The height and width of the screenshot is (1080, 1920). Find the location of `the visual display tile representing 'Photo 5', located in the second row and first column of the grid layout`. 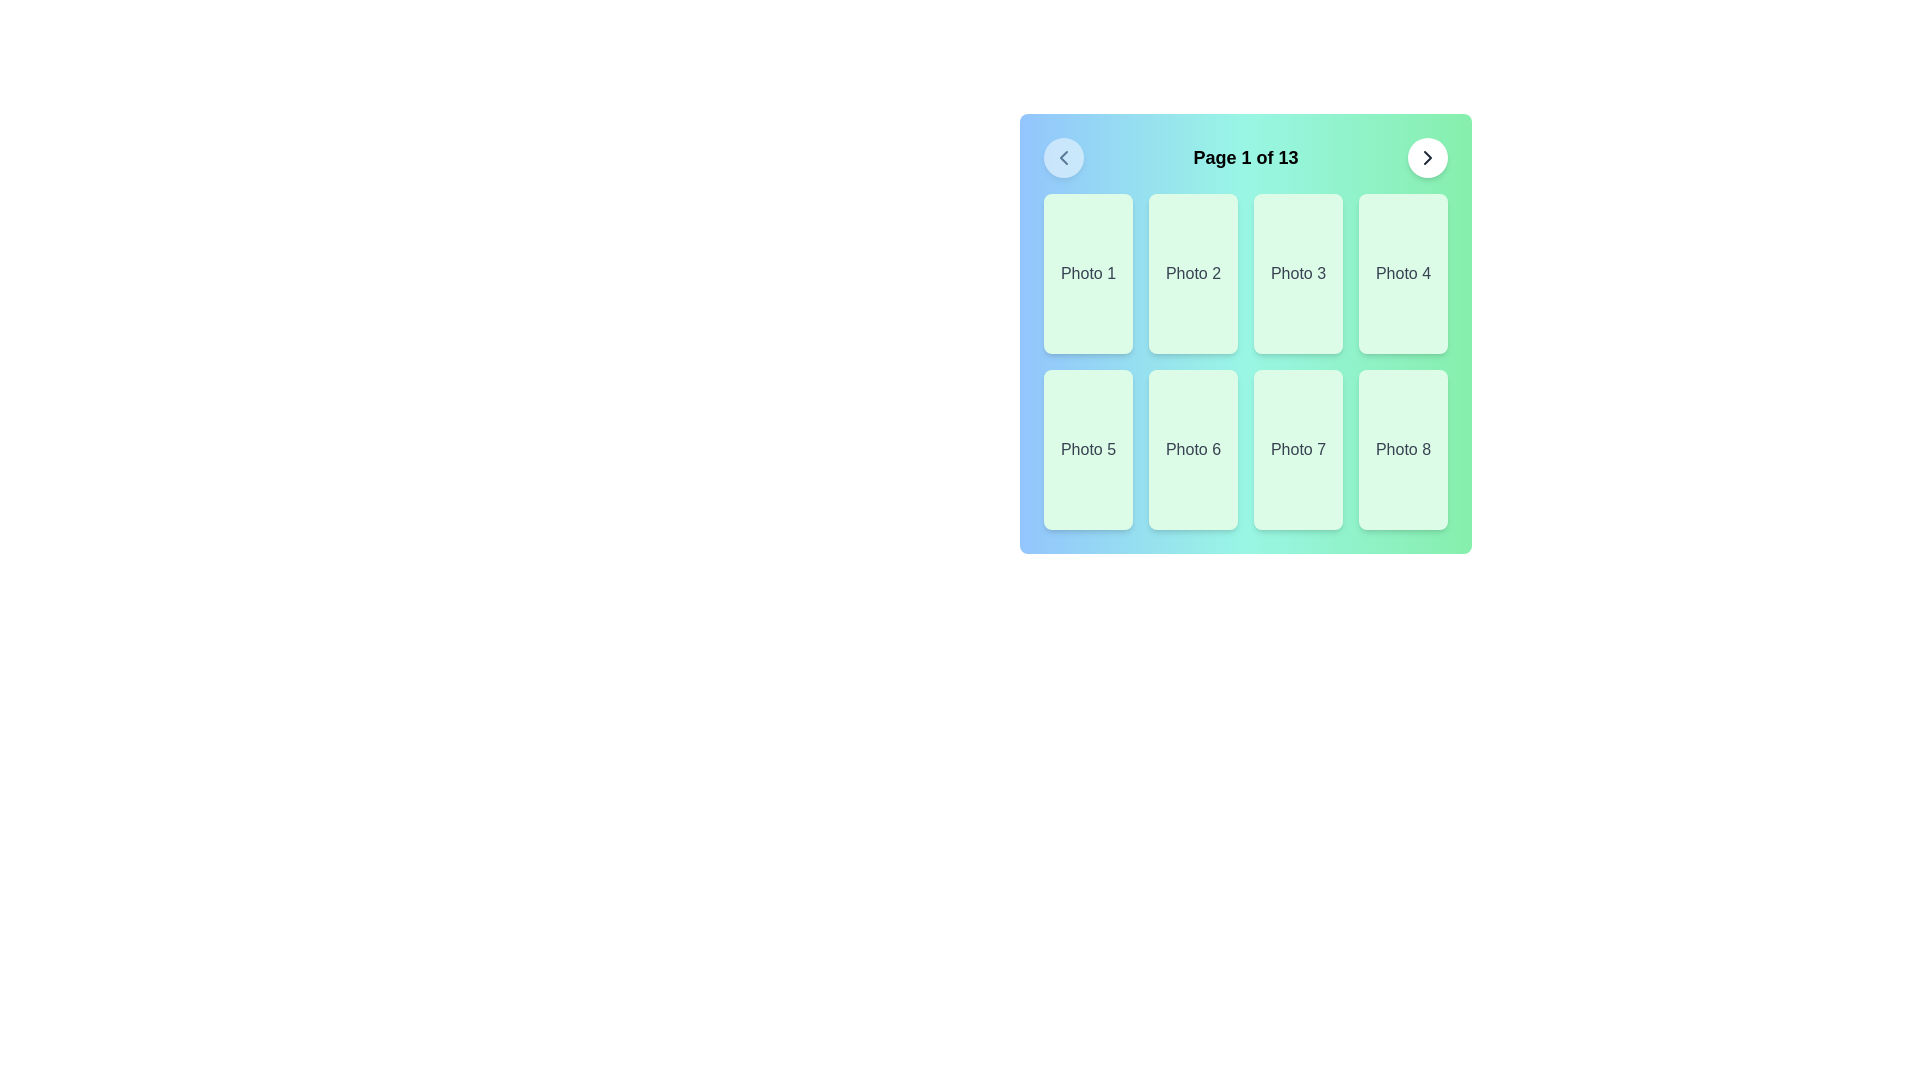

the visual display tile representing 'Photo 5', located in the second row and first column of the grid layout is located at coordinates (1087, 450).